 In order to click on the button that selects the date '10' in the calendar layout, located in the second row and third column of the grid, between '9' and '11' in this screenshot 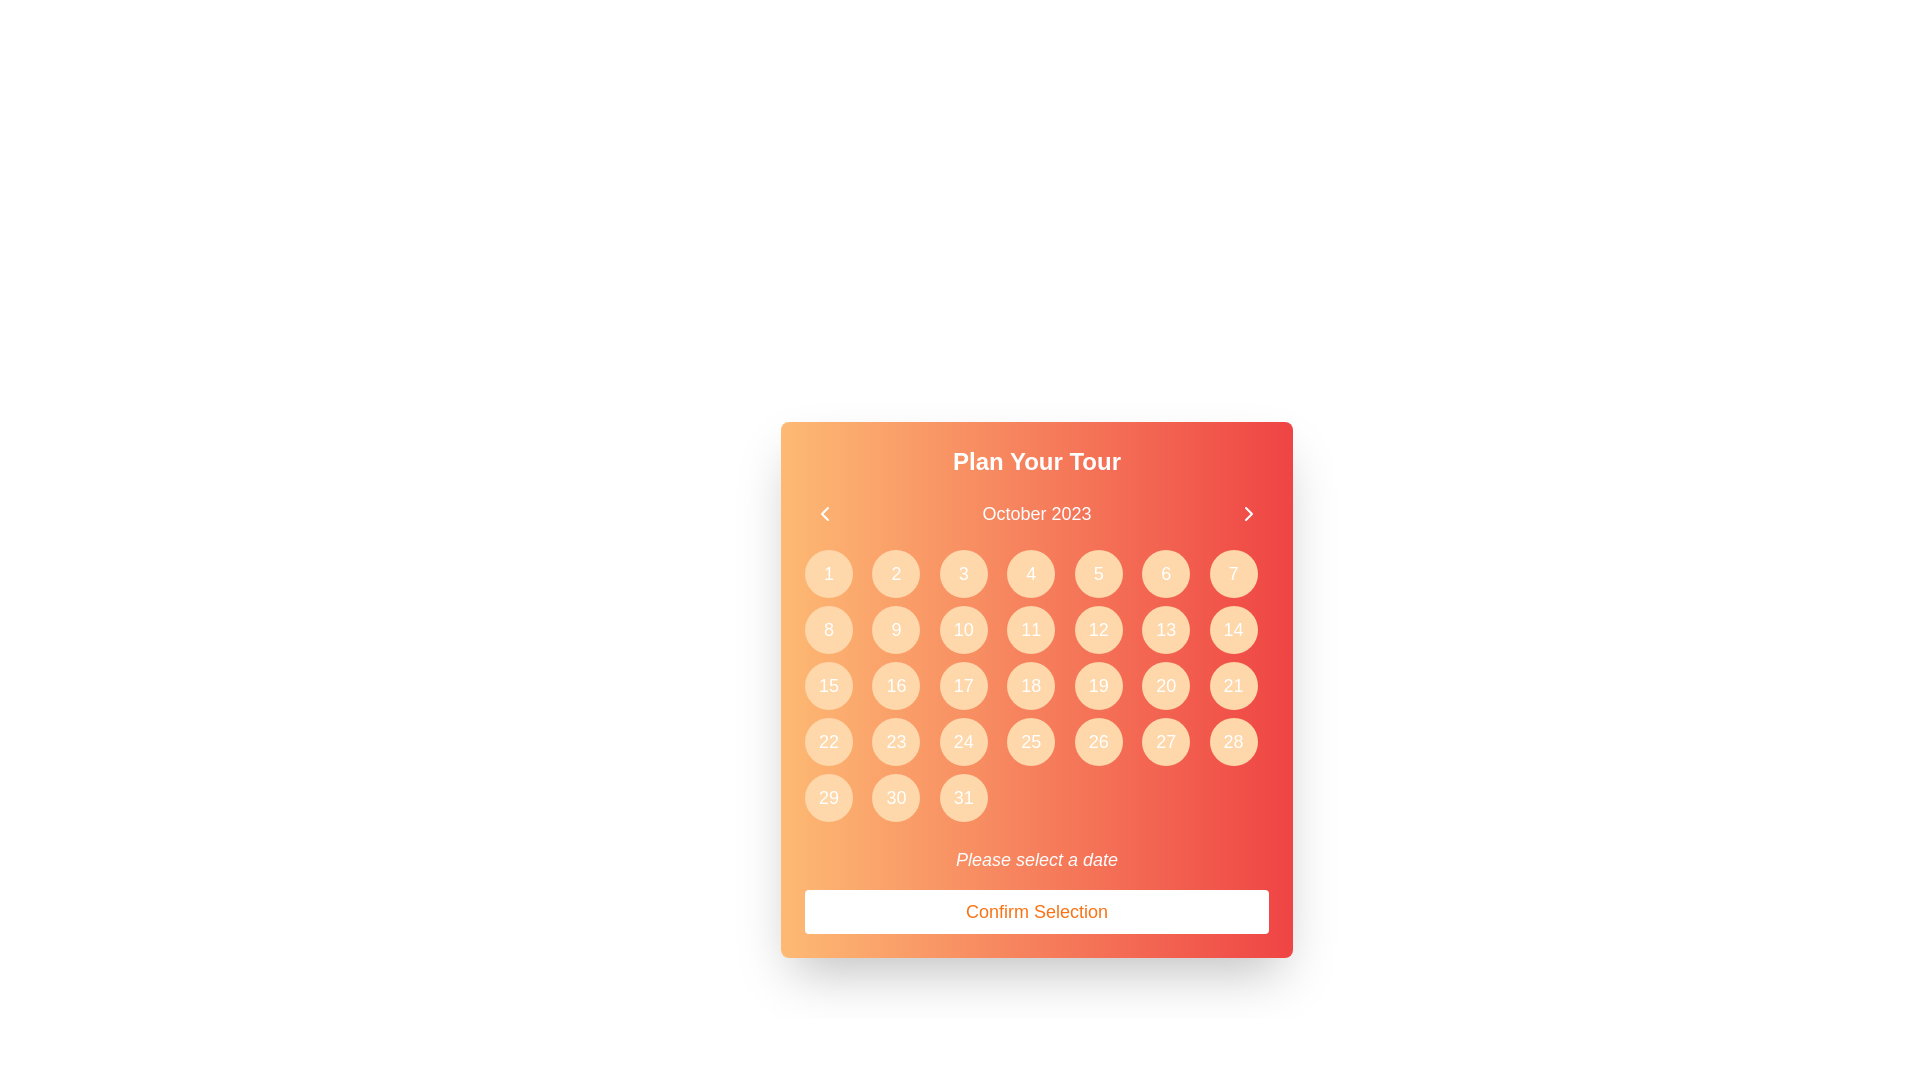, I will do `click(963, 628)`.